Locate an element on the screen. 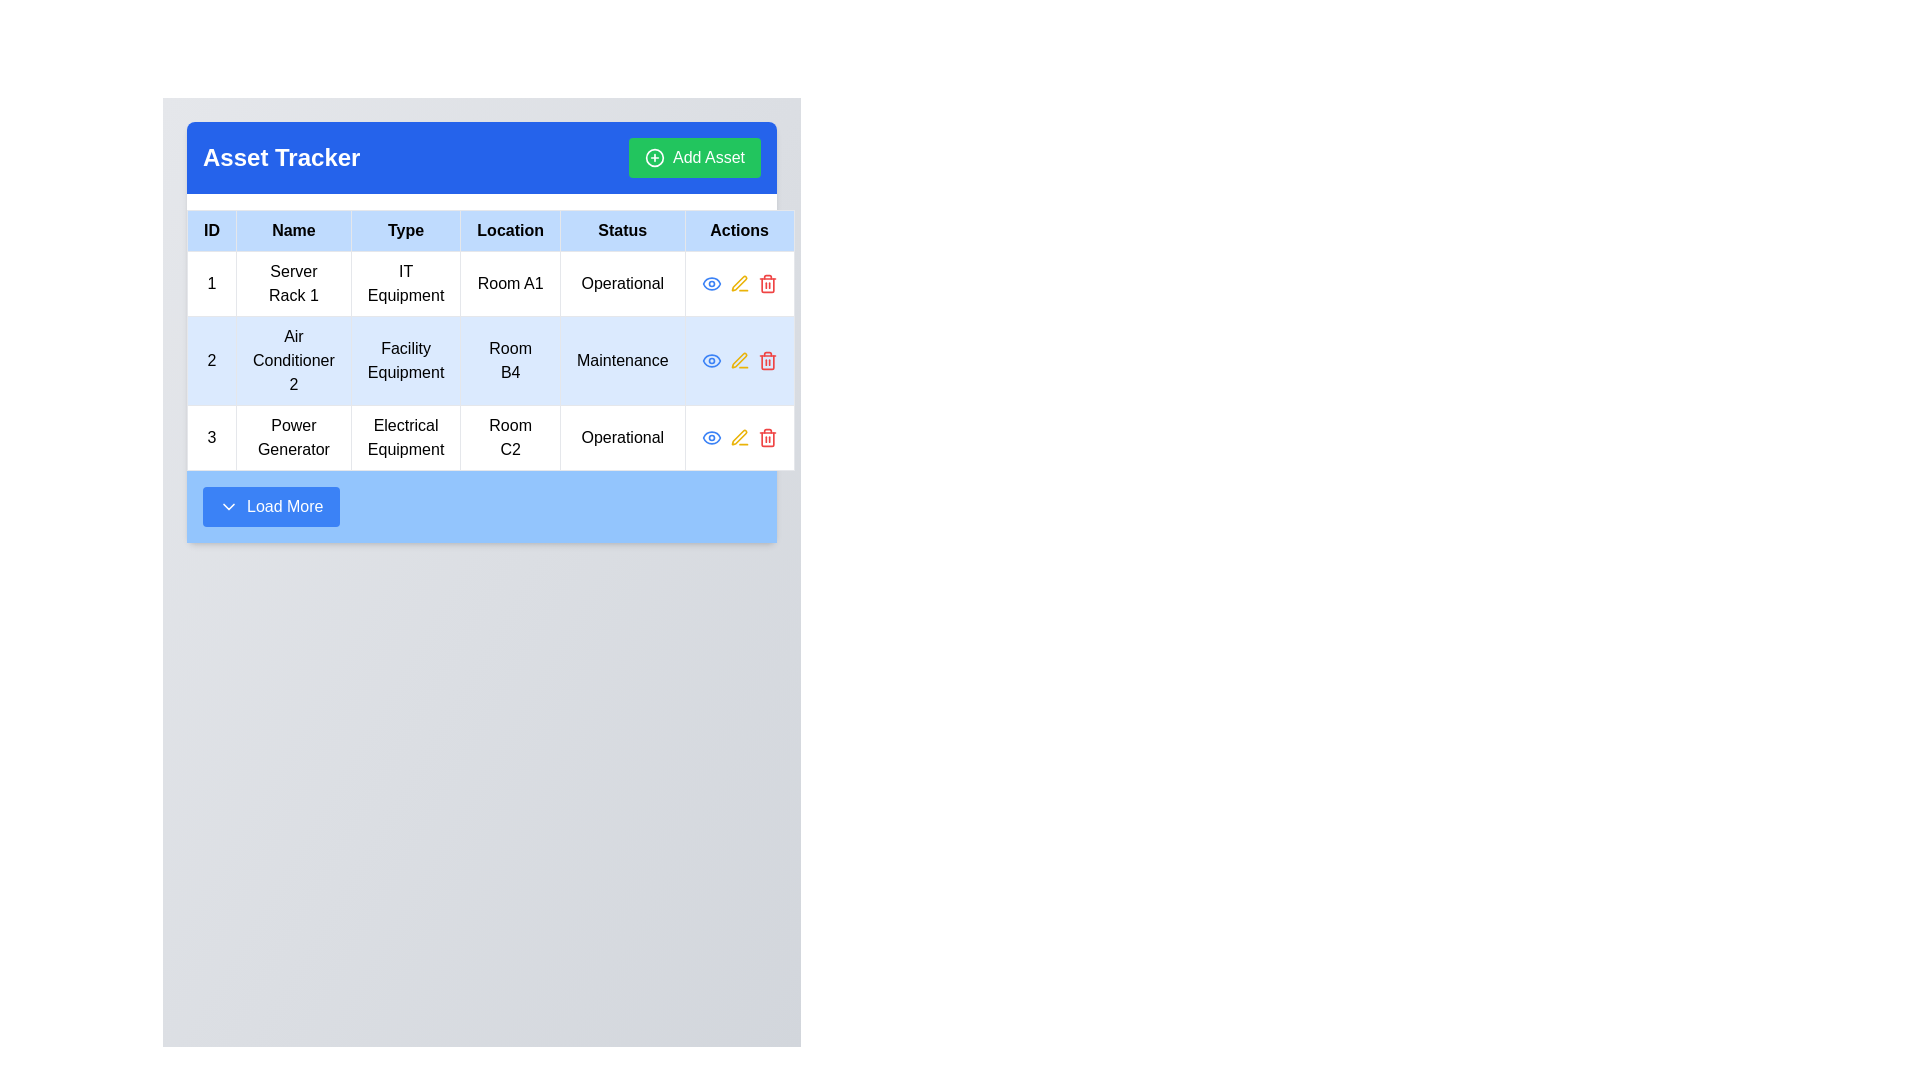 The image size is (1920, 1080). the icon located to the left of the 'Load More' text within the 'Load More' button is located at coordinates (229, 505).